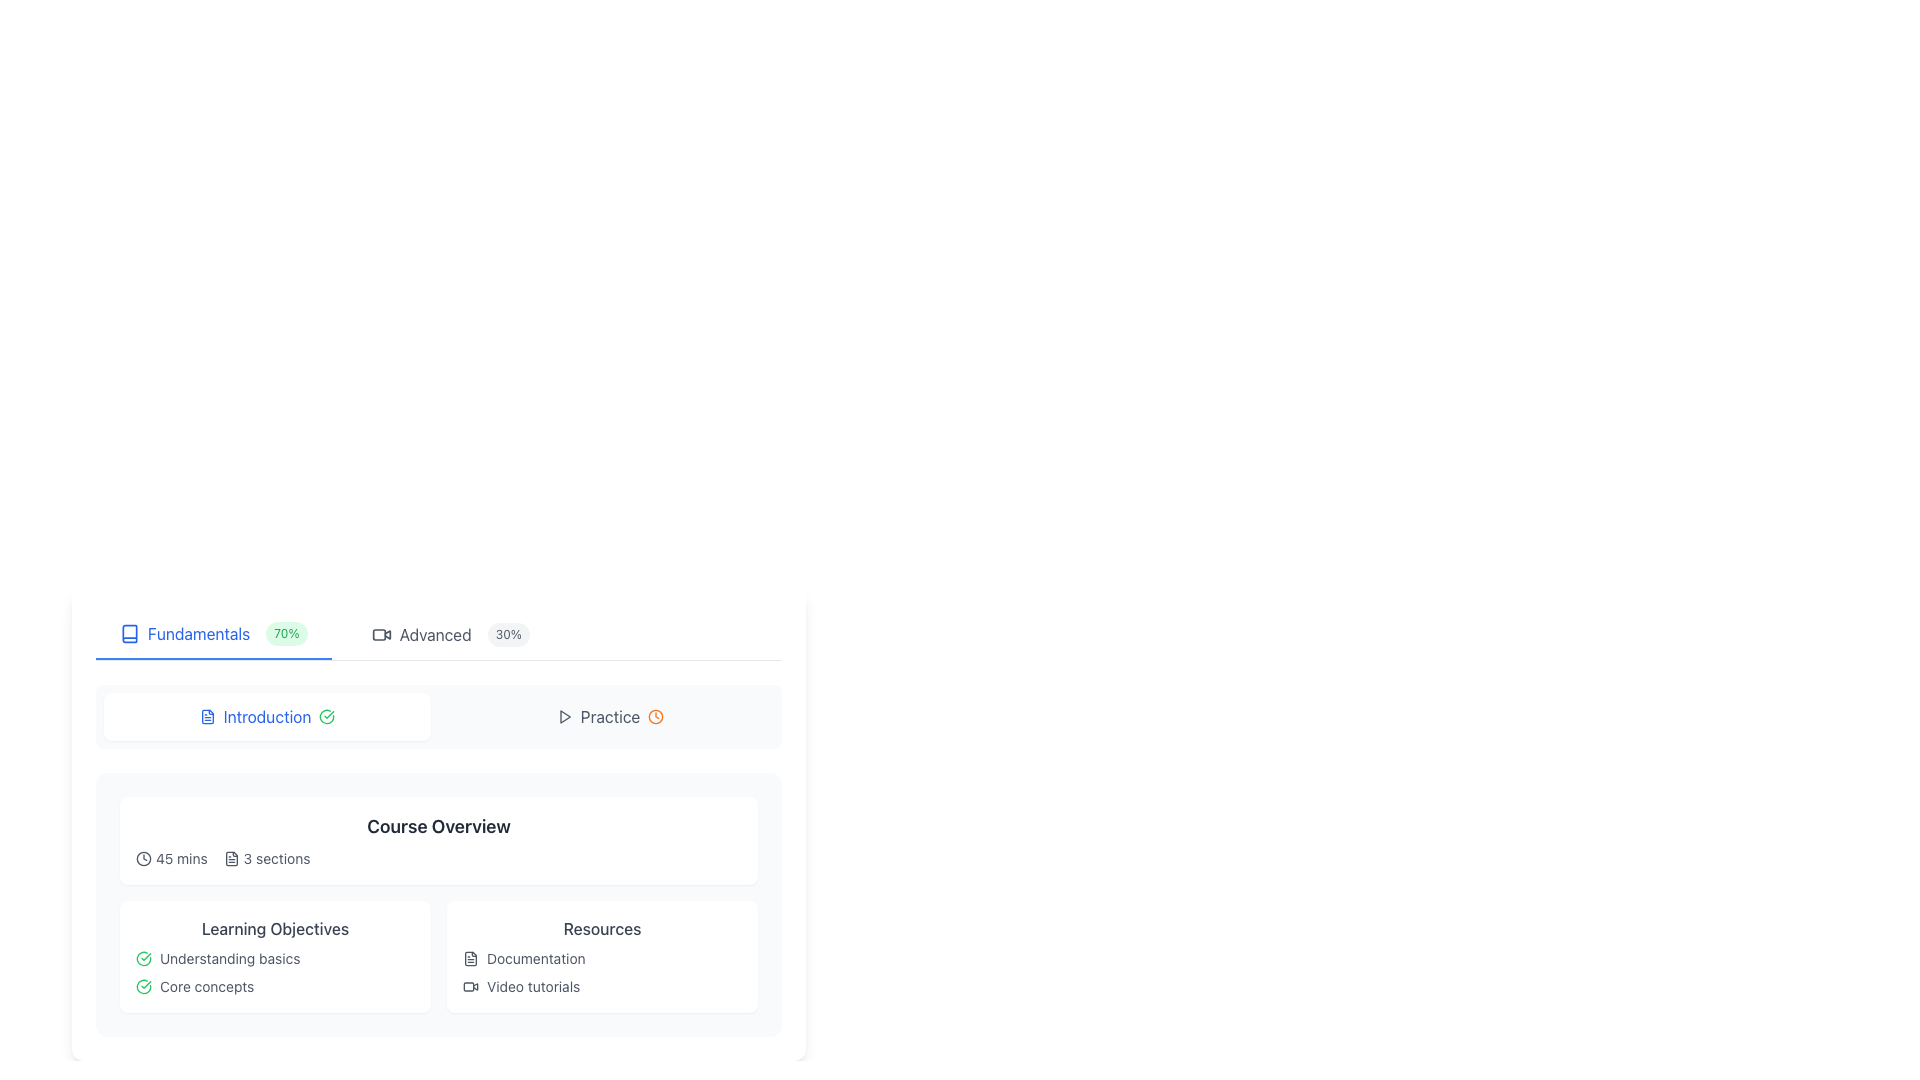  I want to click on the small paper icon located to the left of the text '3 sections', which is styled with a minimal modern outline, so click(231, 858).